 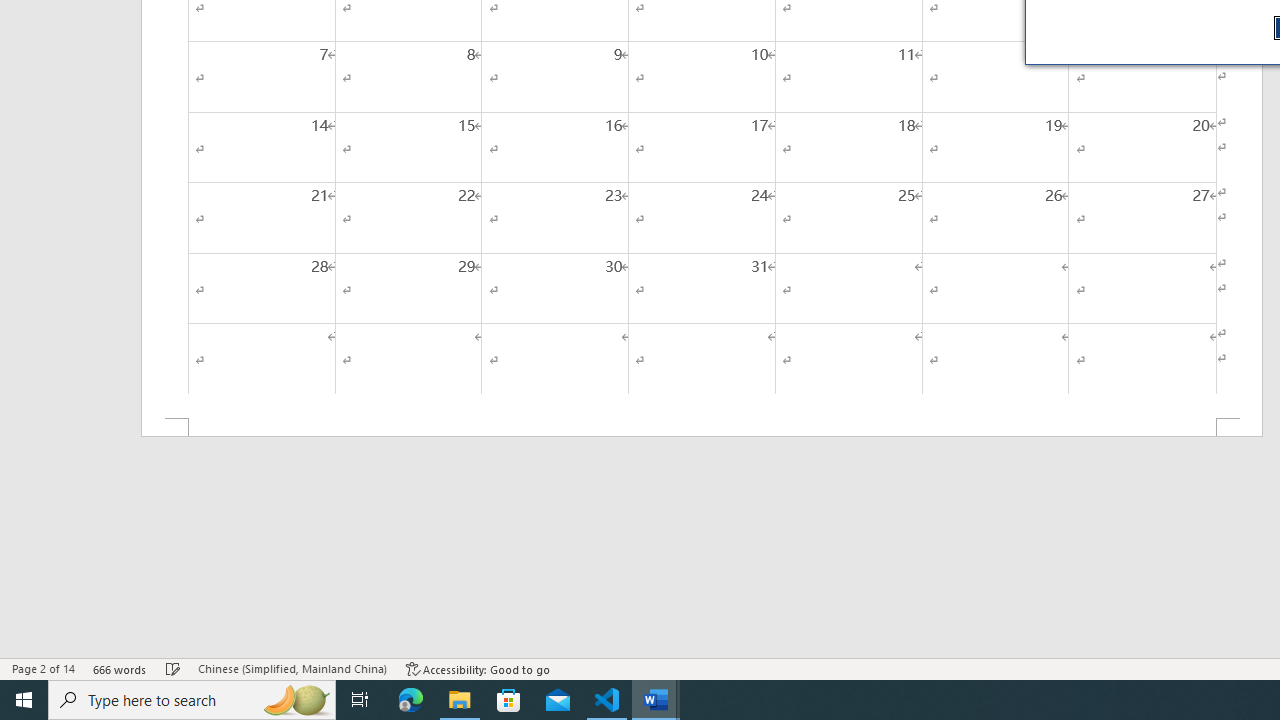 I want to click on 'Footer -Section 1-', so click(x=702, y=426).